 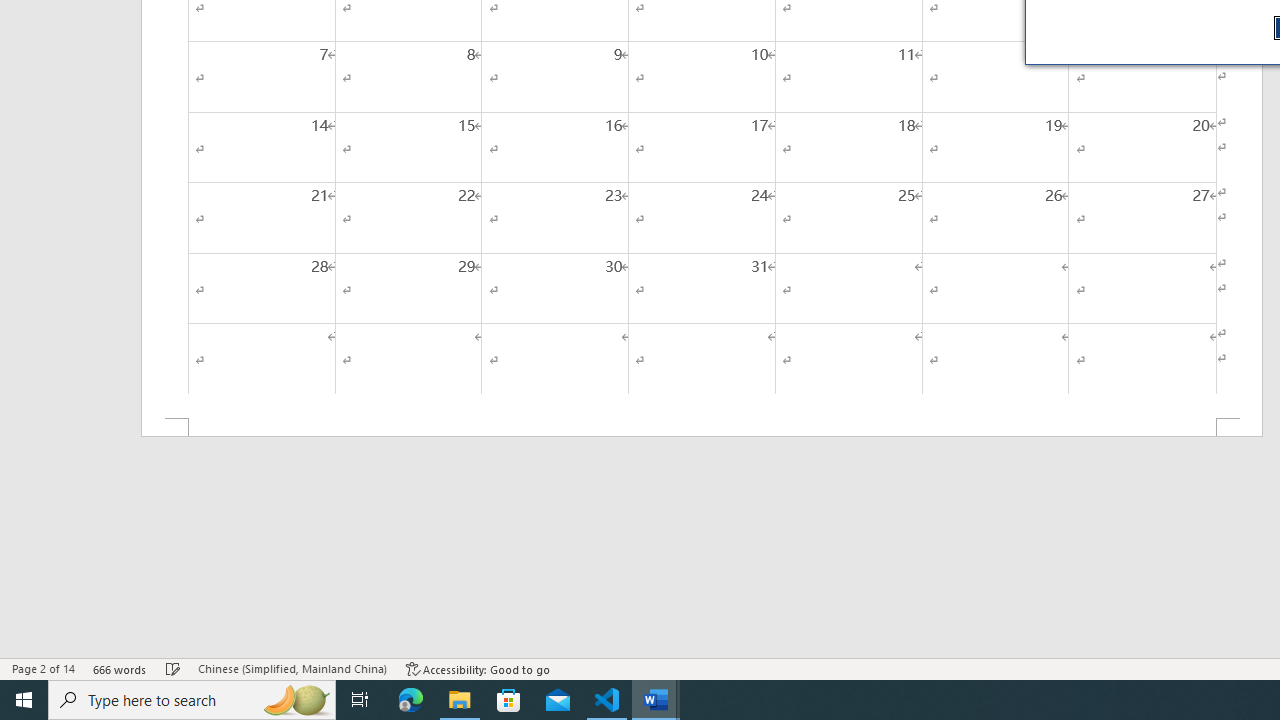 I want to click on 'Footer -Section 1-', so click(x=702, y=426).